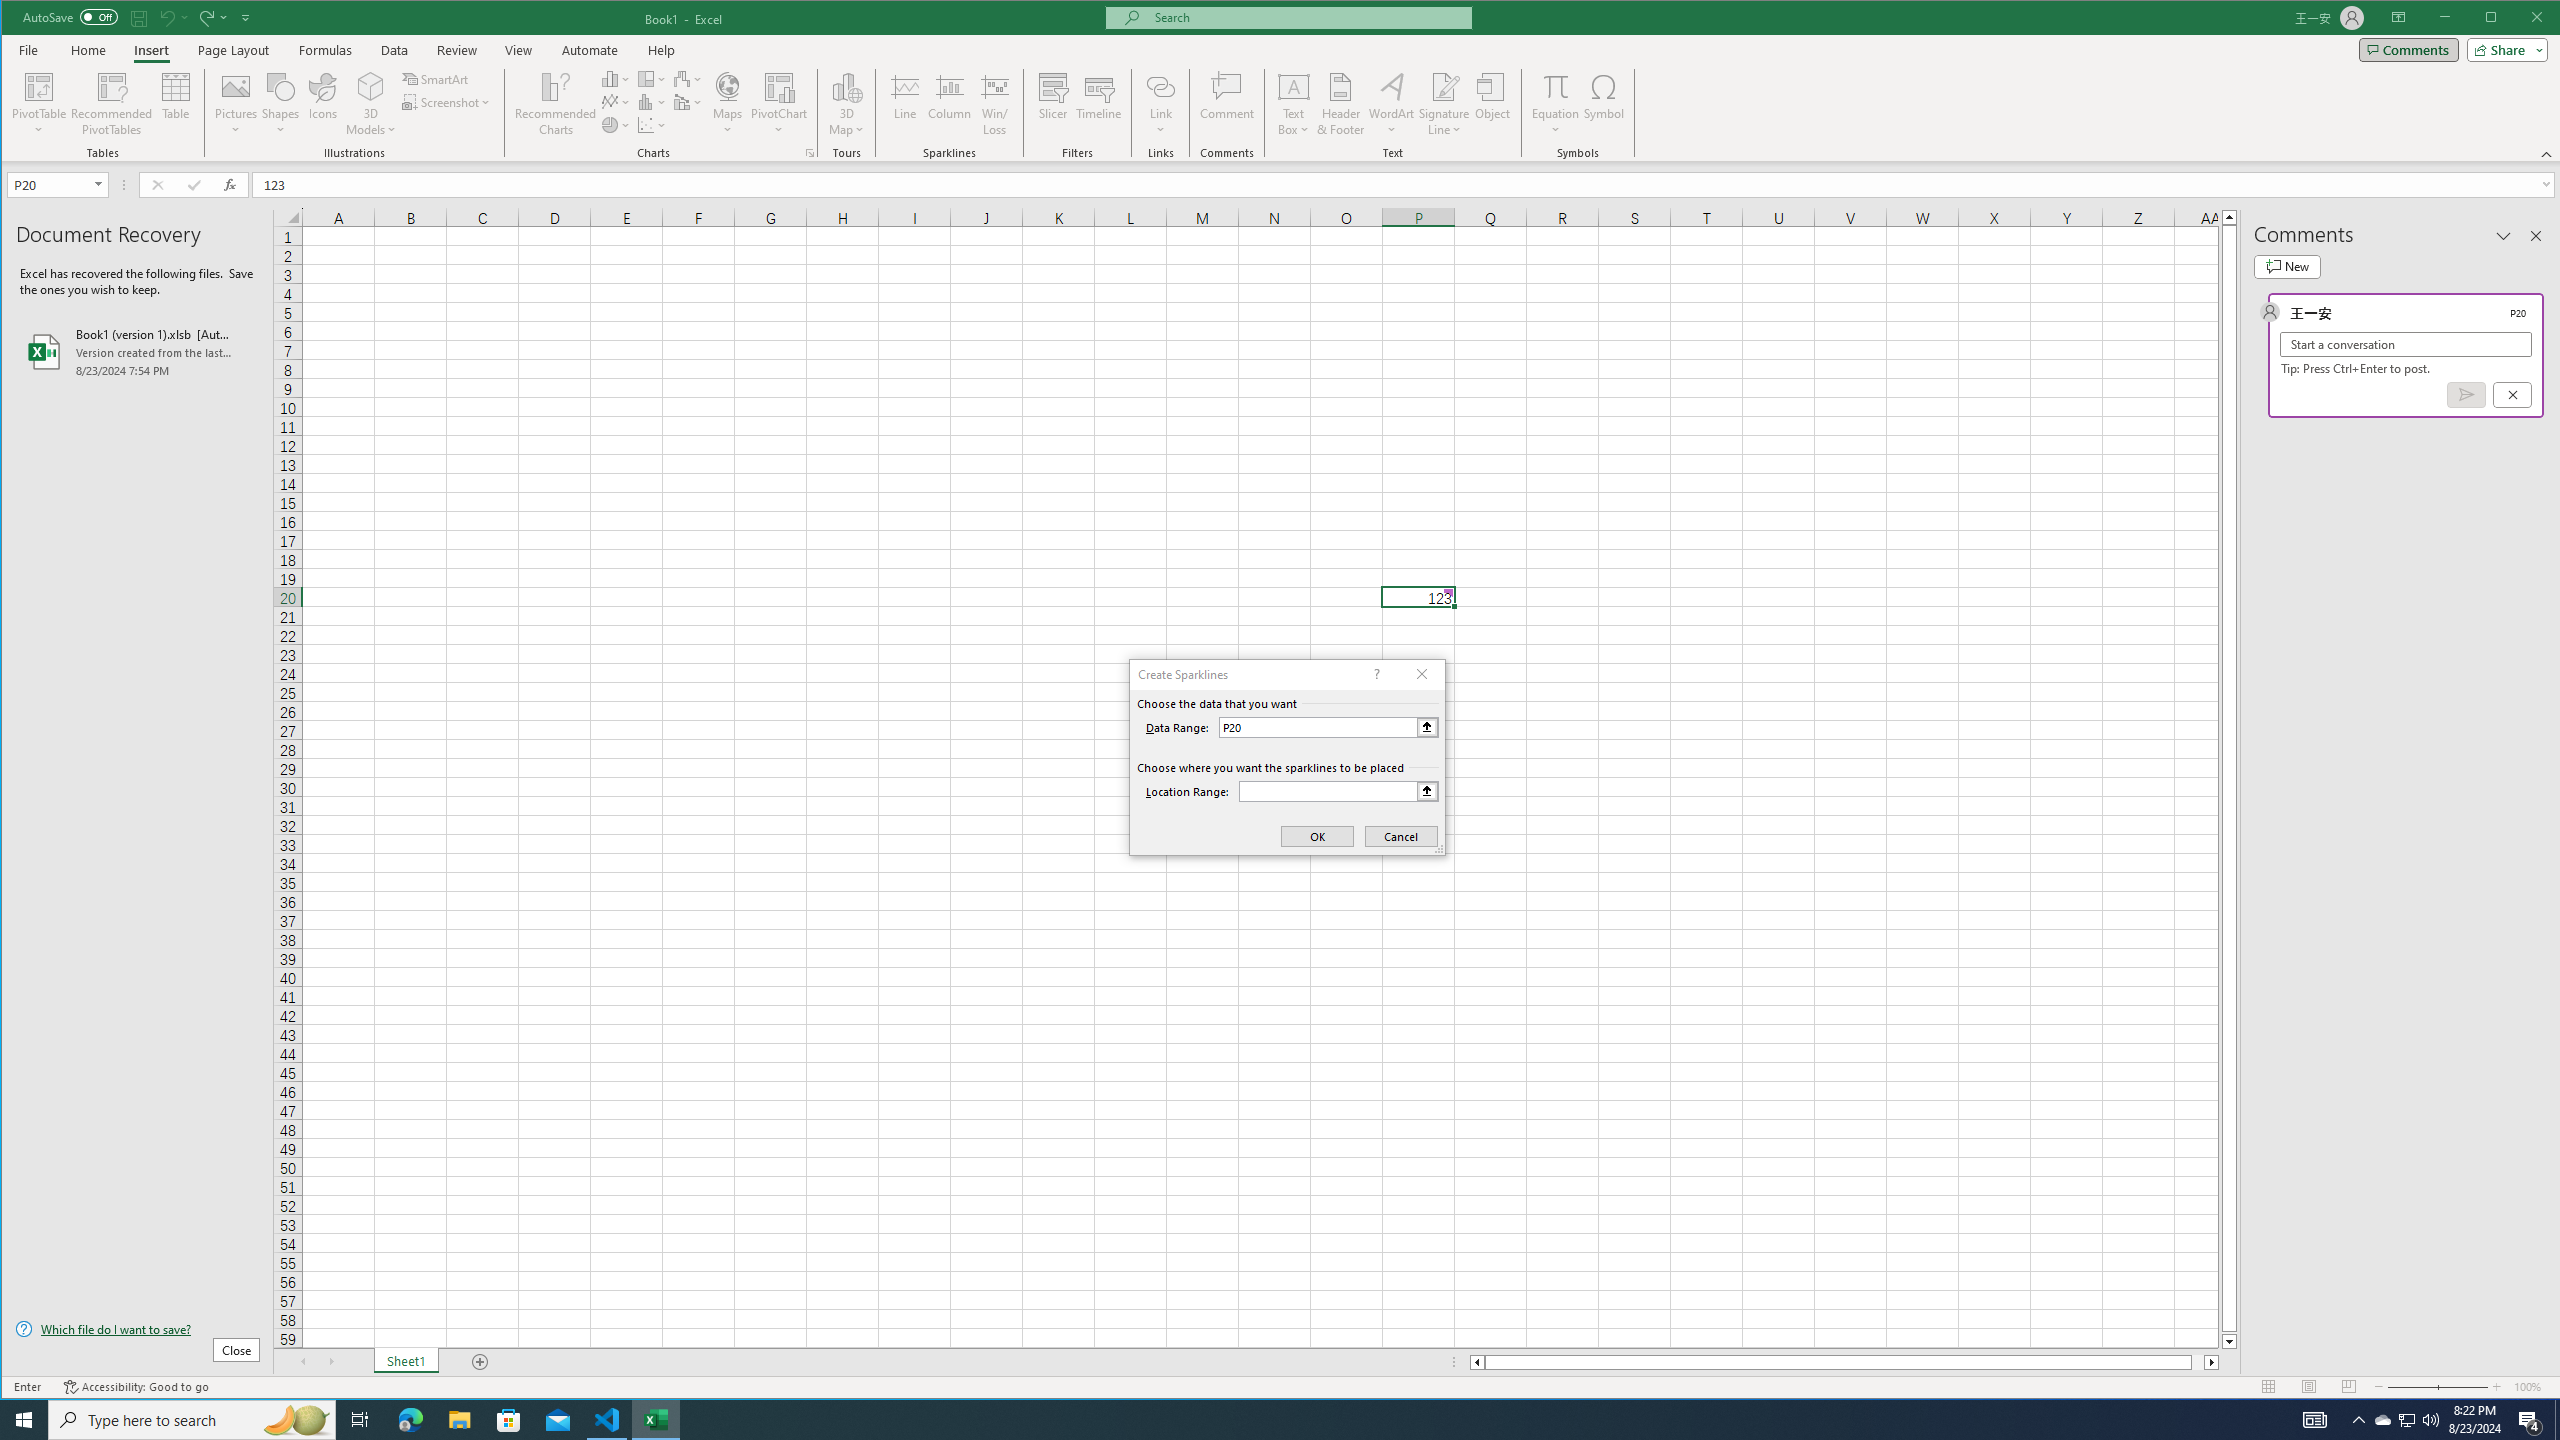 This screenshot has height=1440, width=2560. Describe the element at coordinates (1444, 85) in the screenshot. I see `'Signature Line'` at that location.